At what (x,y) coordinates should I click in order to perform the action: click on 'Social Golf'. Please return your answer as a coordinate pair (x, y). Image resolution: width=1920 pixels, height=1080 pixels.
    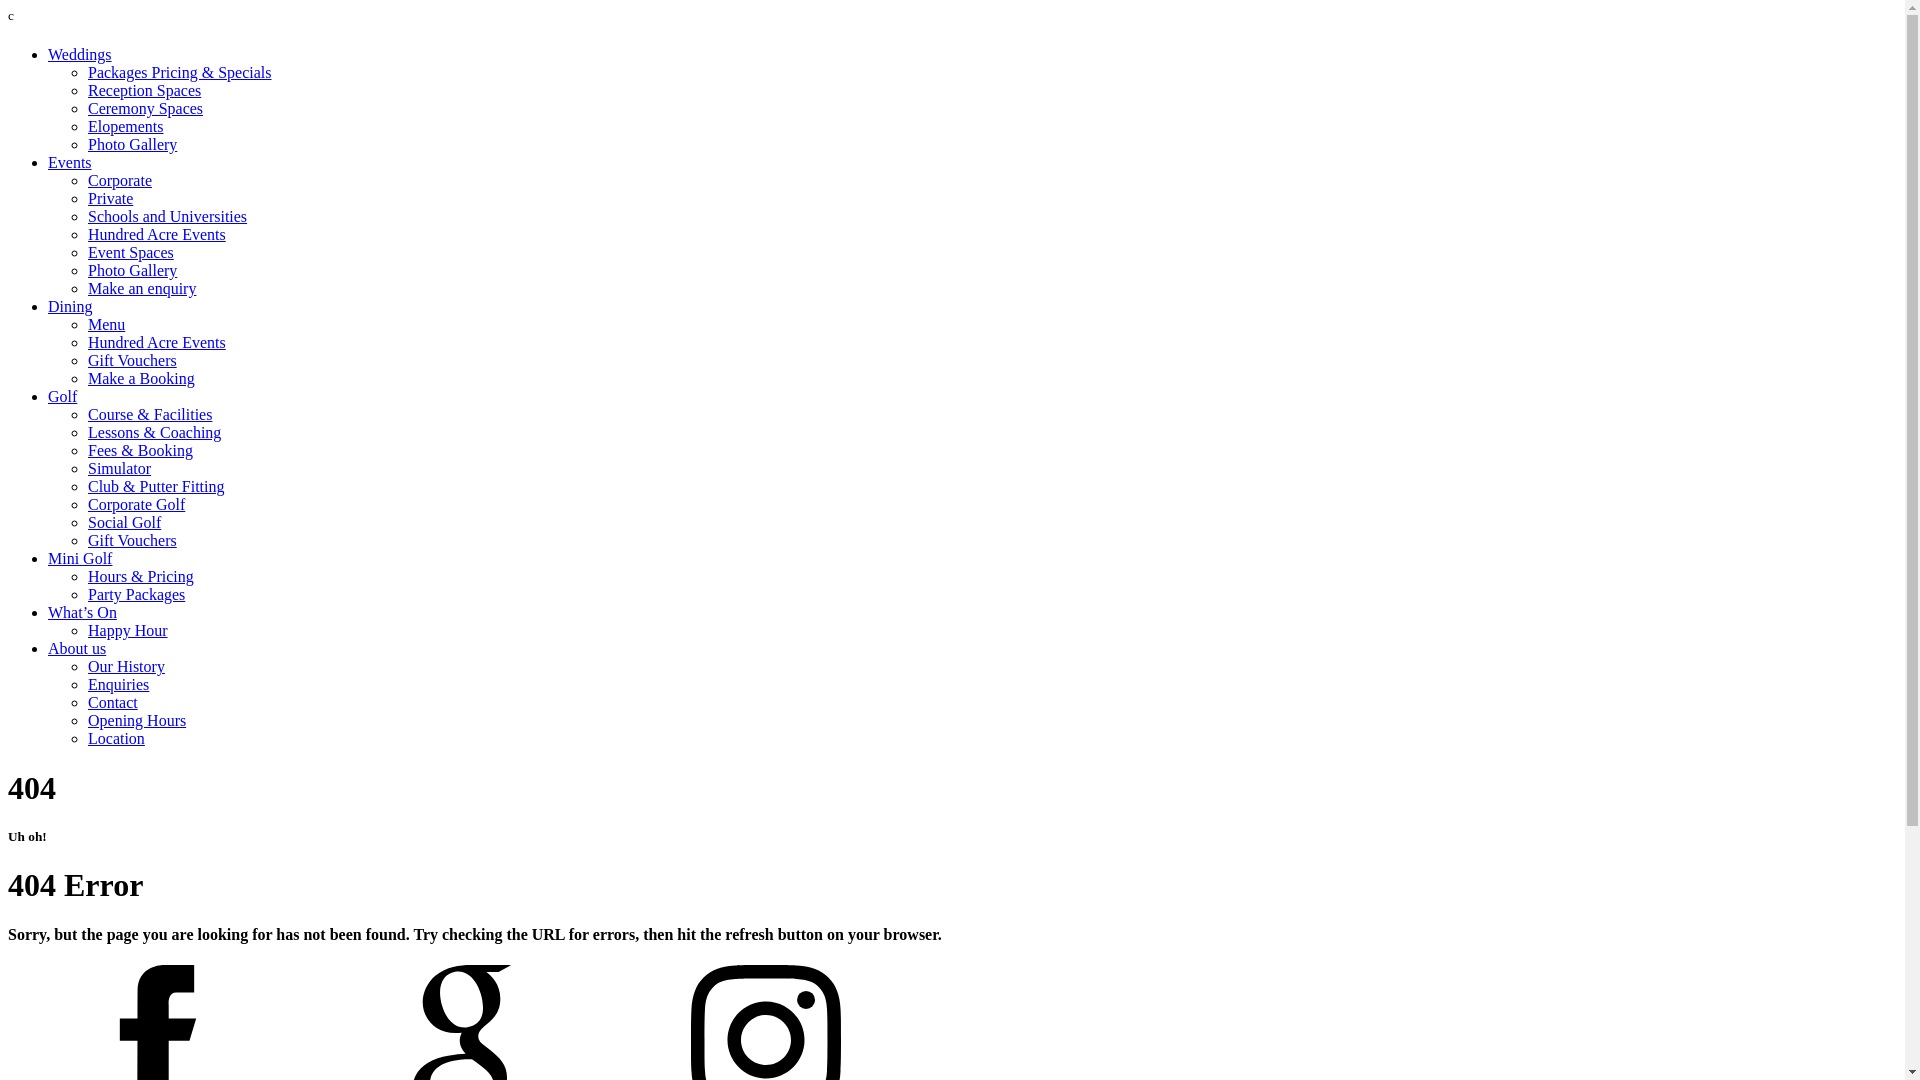
    Looking at the image, I should click on (86, 521).